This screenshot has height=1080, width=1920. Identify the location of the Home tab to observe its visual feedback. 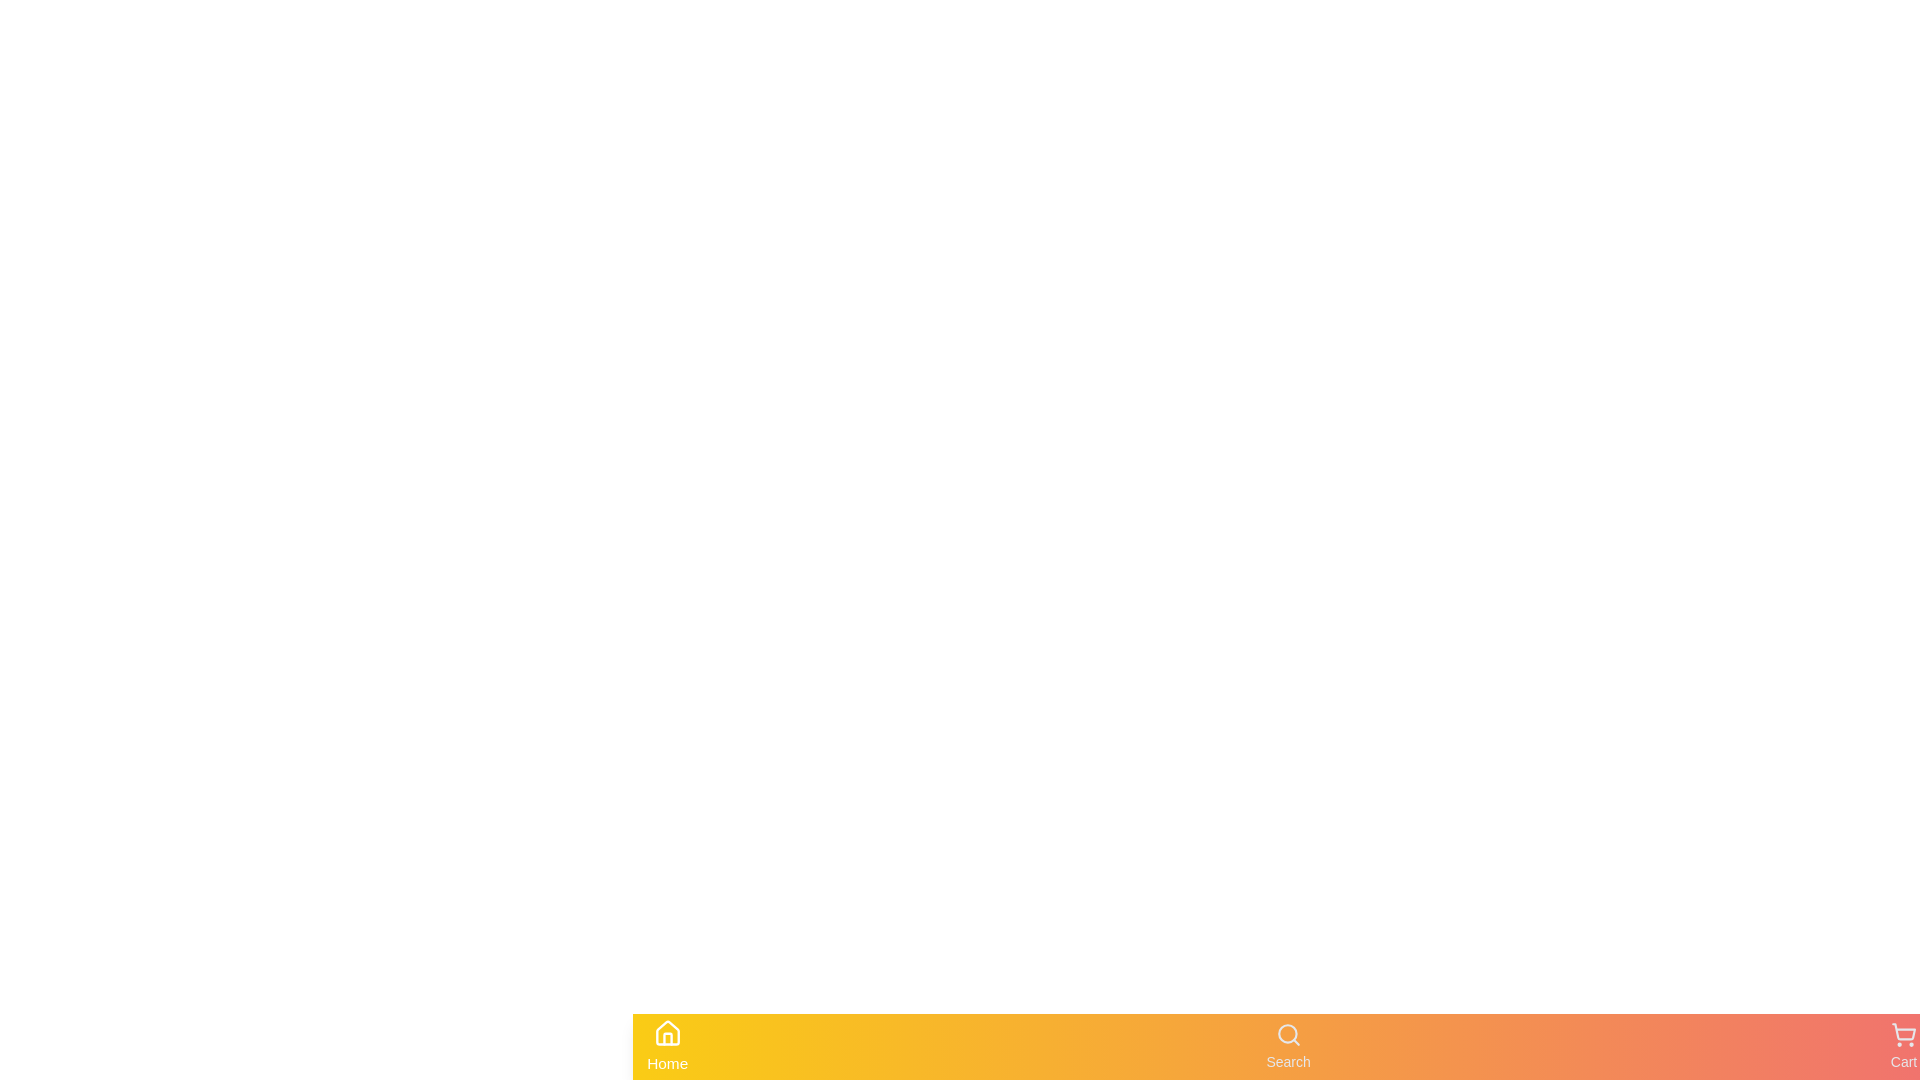
(667, 1045).